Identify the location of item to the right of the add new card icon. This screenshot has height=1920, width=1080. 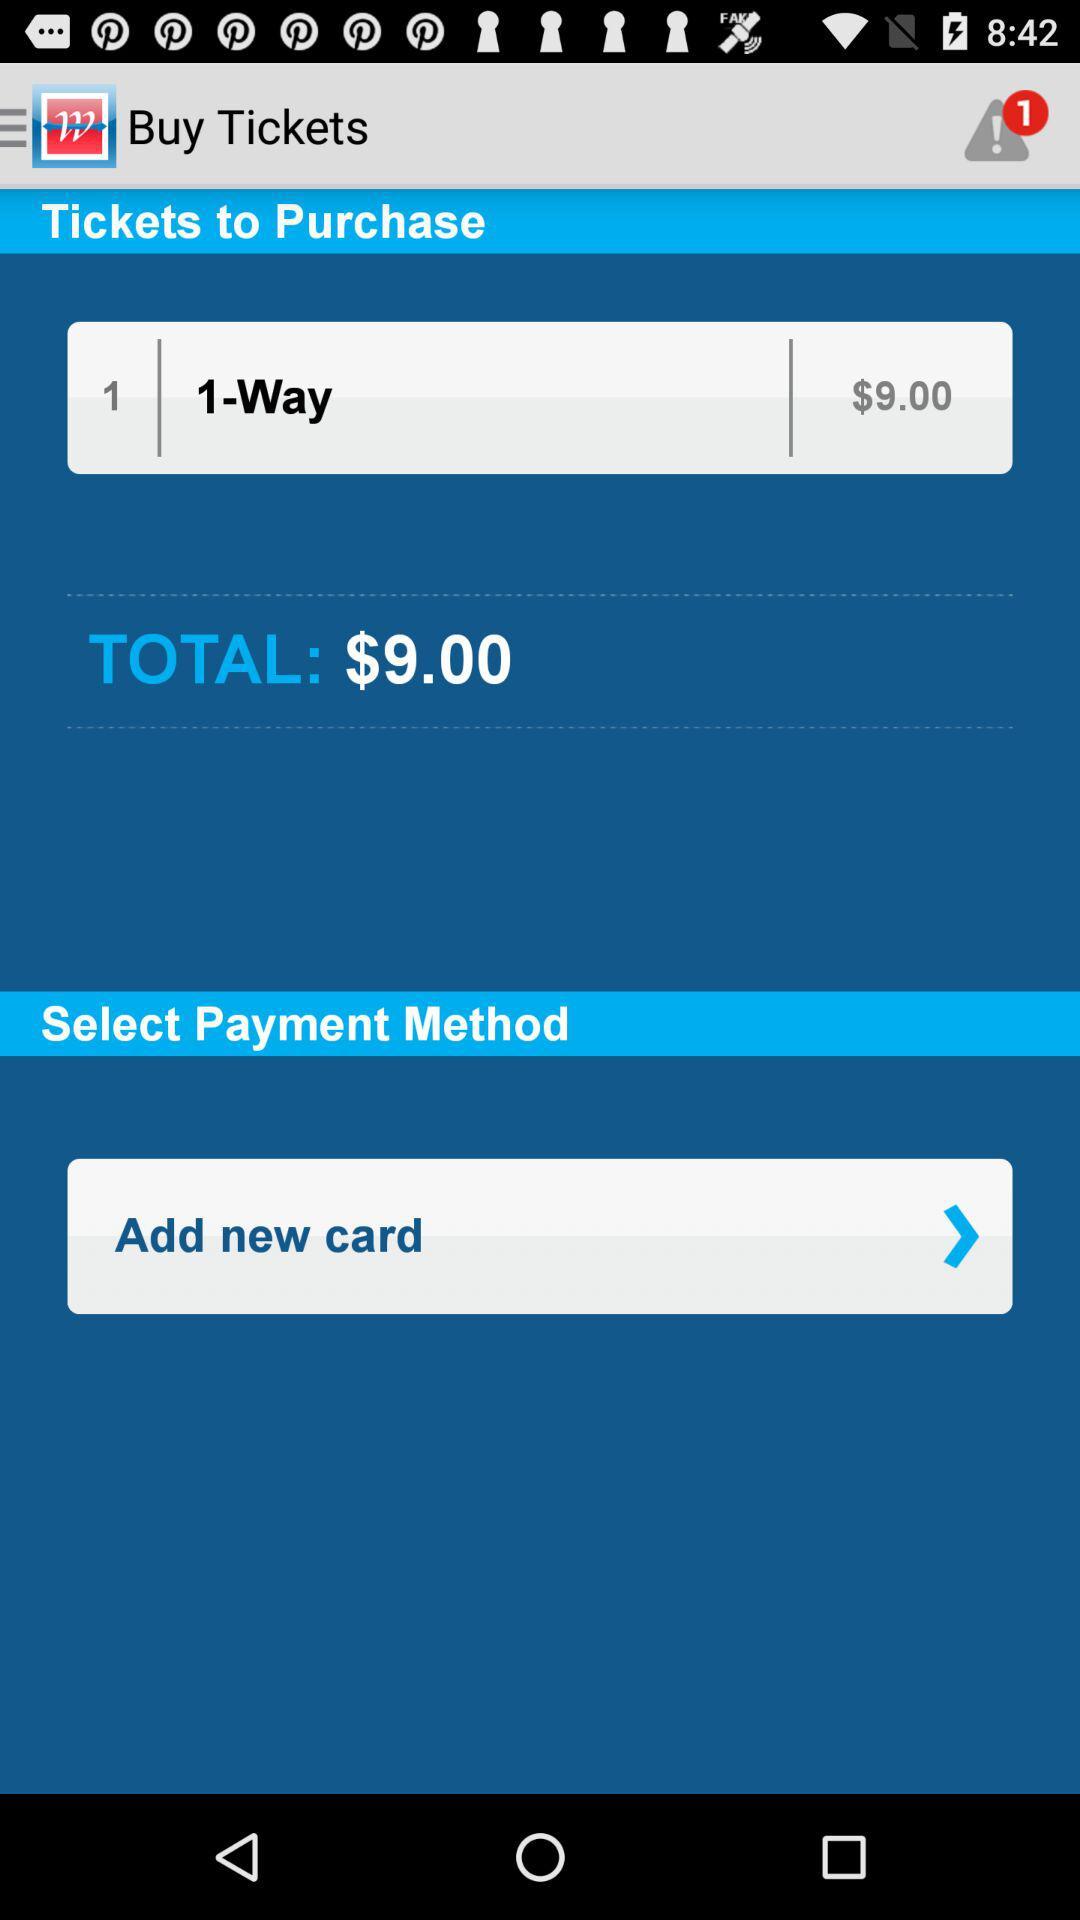
(960, 1235).